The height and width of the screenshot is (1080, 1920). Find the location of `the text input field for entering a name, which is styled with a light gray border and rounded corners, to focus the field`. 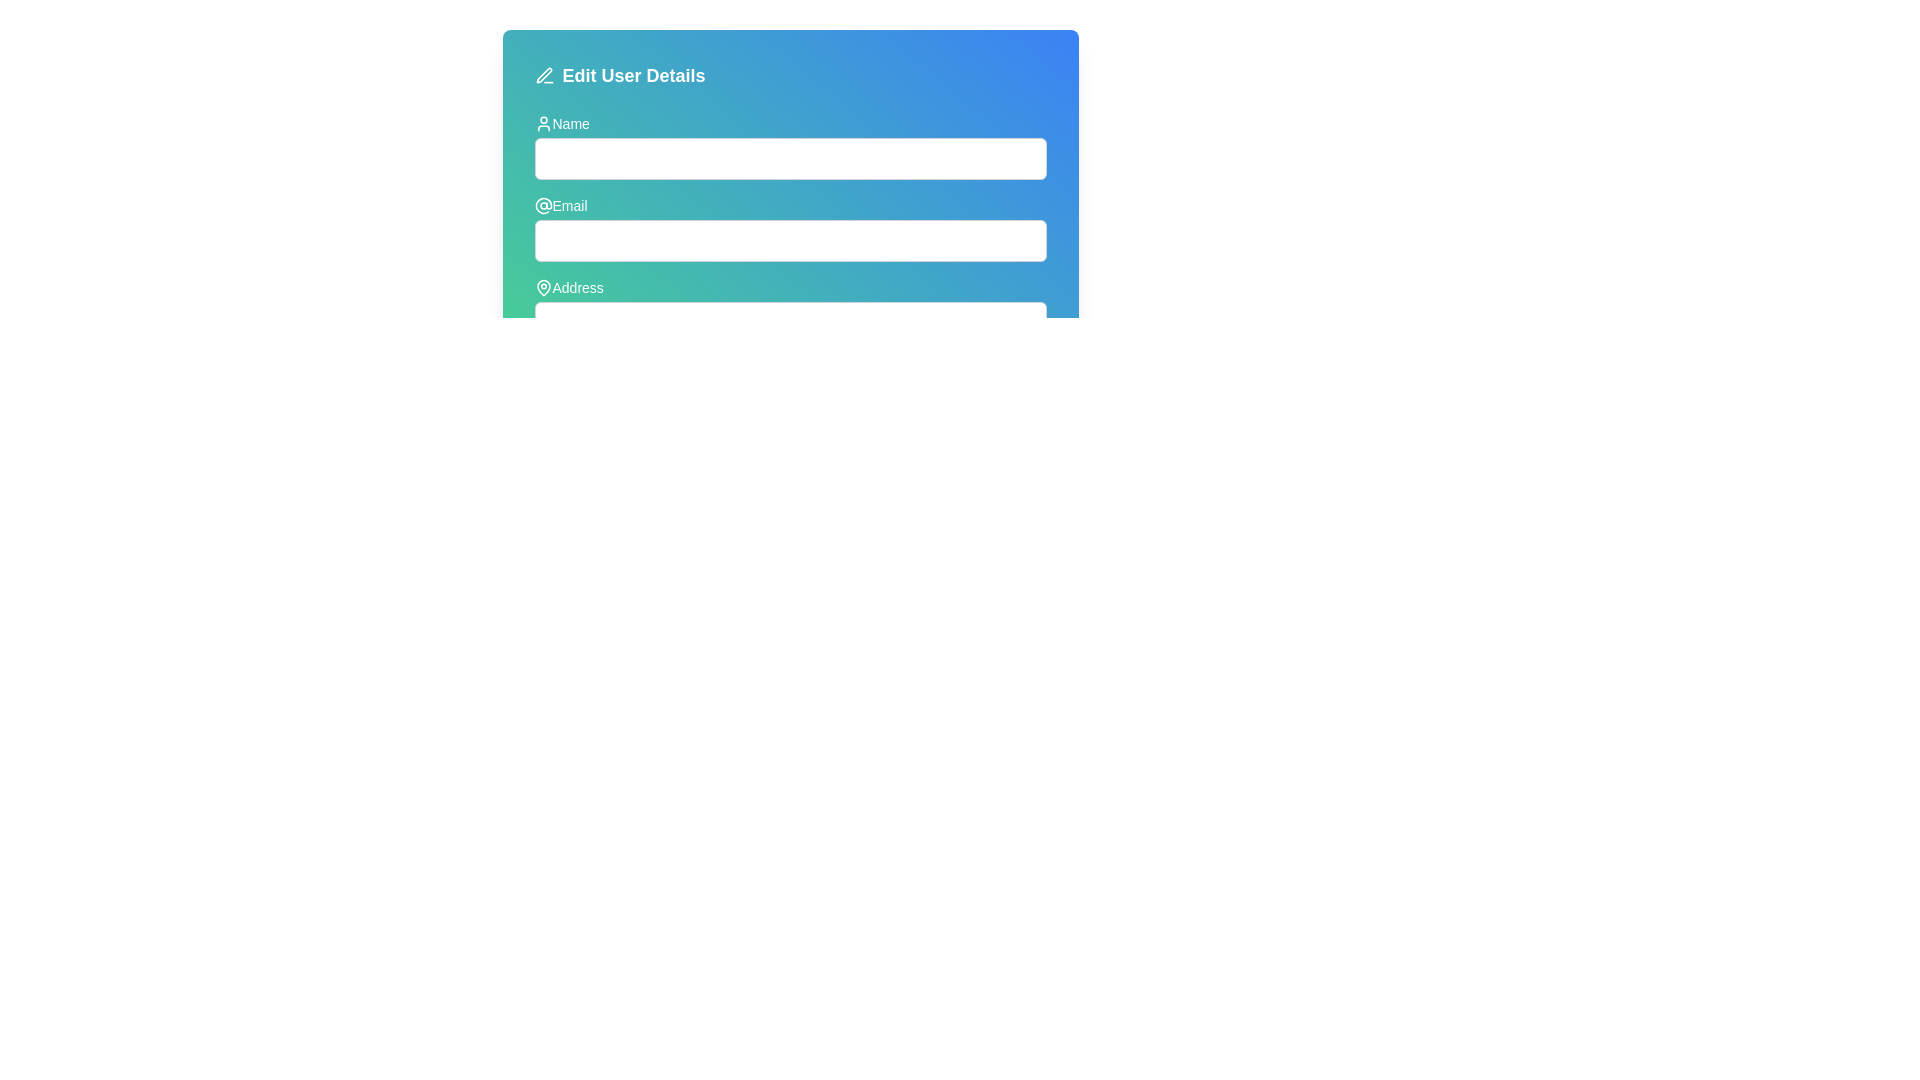

the text input field for entering a name, which is styled with a light gray border and rounded corners, to focus the field is located at coordinates (789, 145).